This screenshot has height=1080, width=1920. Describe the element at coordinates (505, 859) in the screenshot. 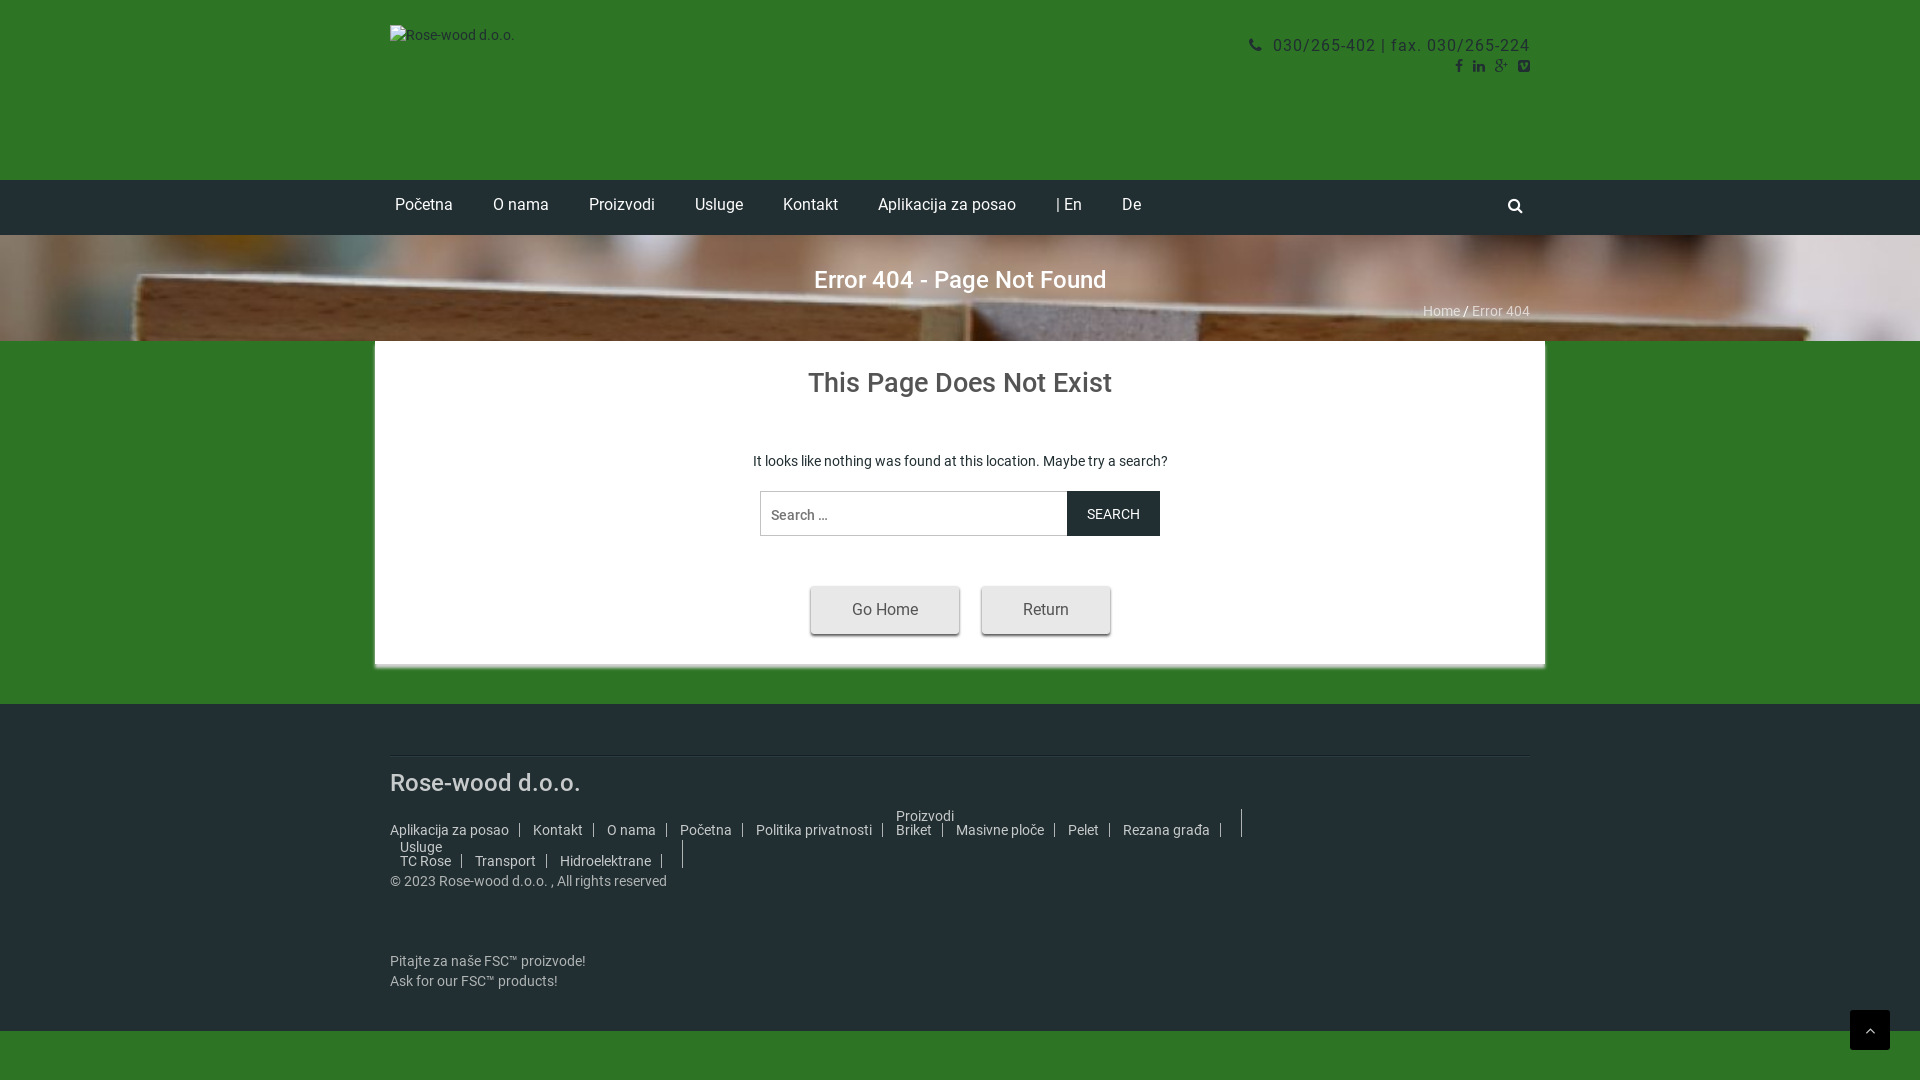

I see `'Transport'` at that location.